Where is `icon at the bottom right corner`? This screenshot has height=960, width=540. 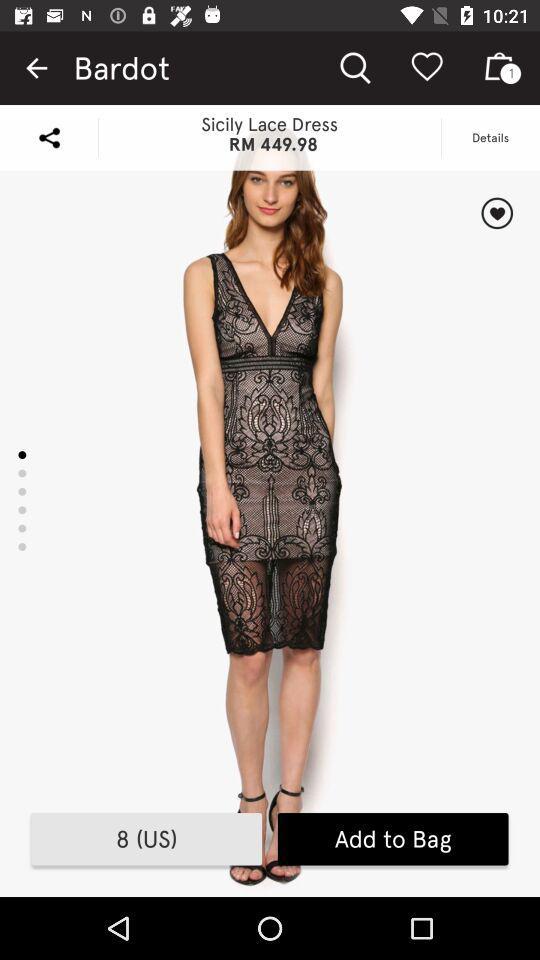
icon at the bottom right corner is located at coordinates (393, 839).